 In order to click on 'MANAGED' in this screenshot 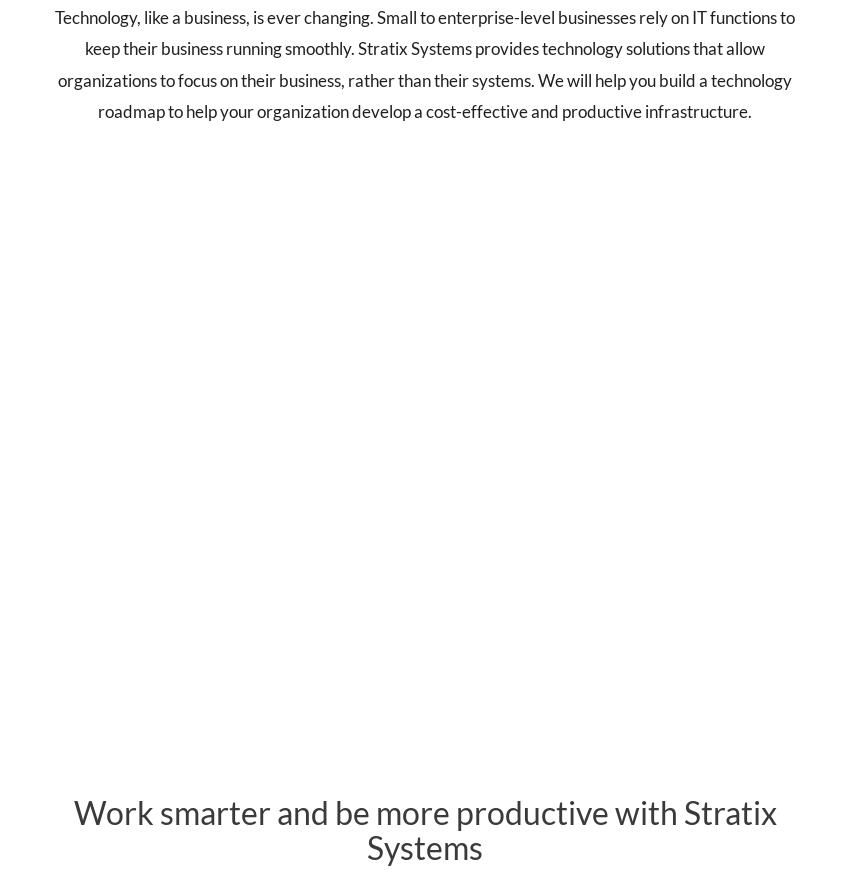, I will do `click(141, 460)`.